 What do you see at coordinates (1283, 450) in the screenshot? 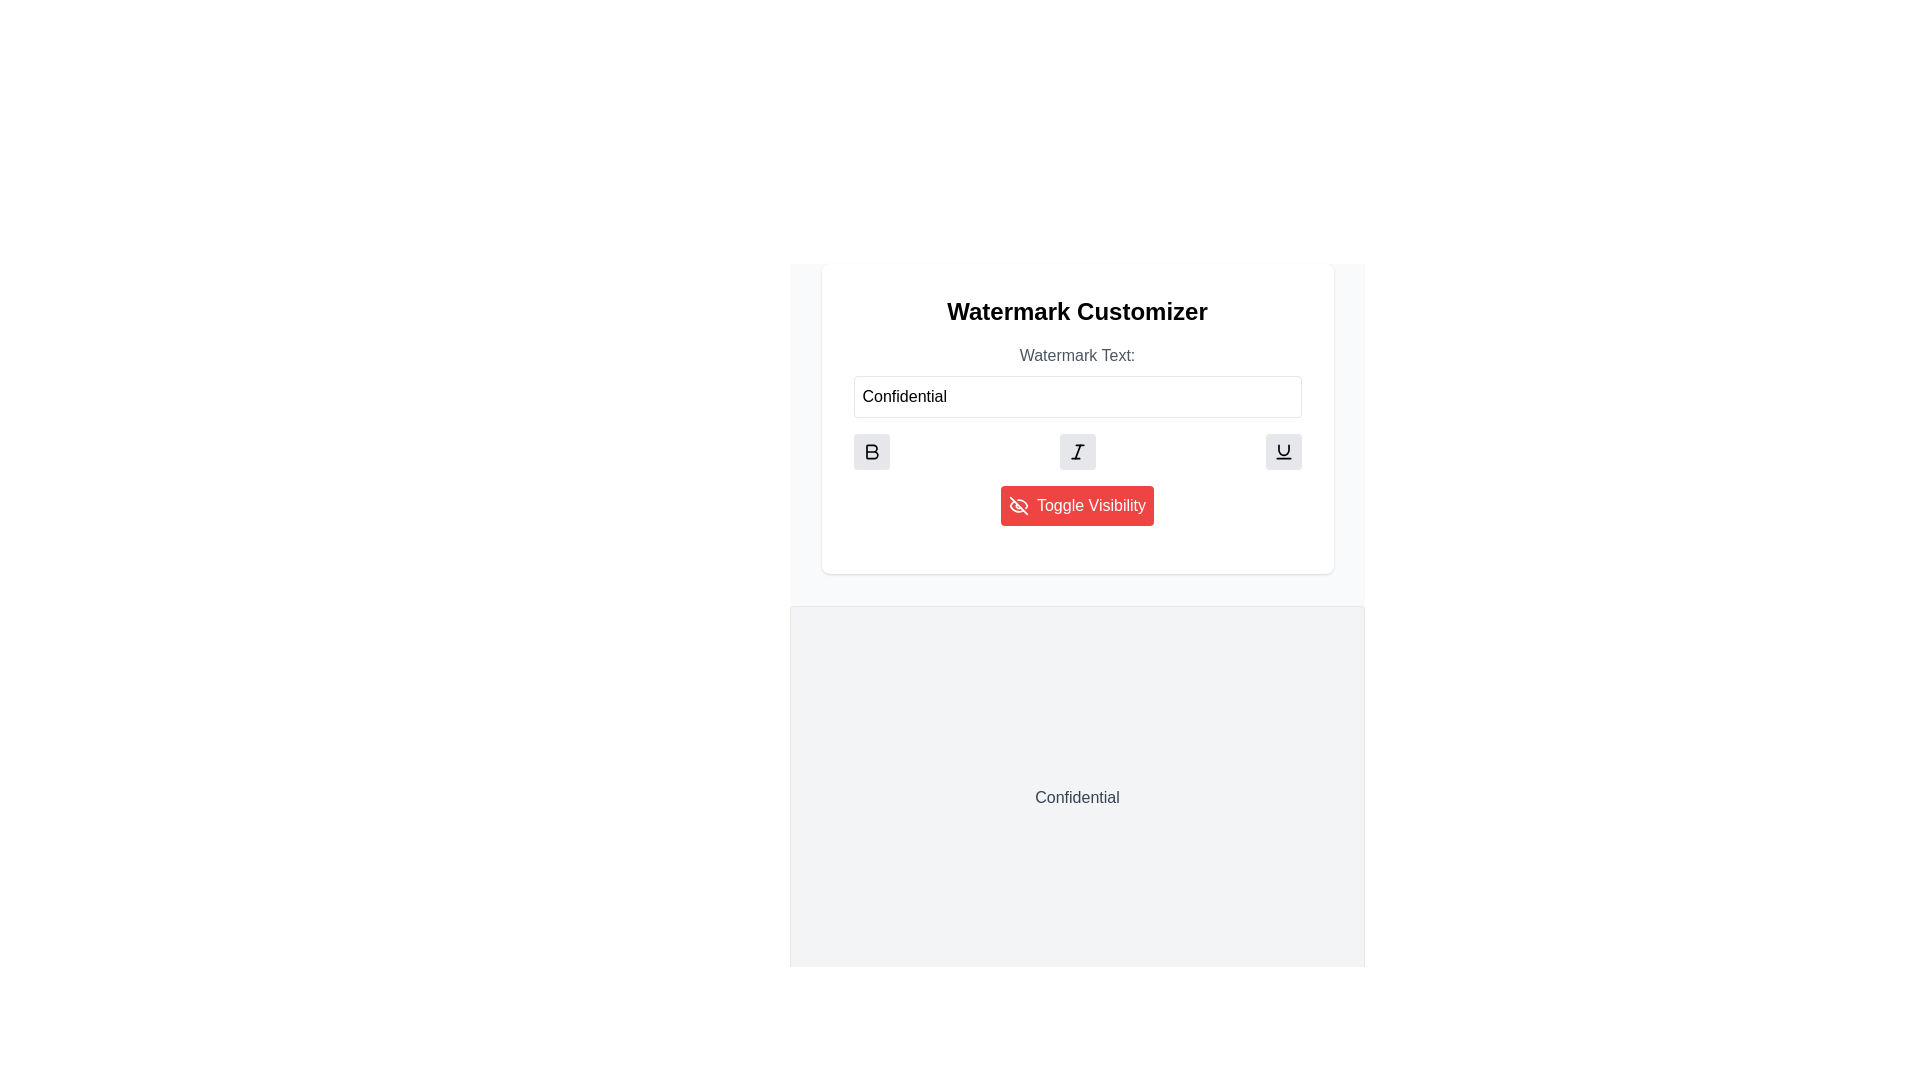
I see `the underline icon in the formatting toolbar to apply underline formatting to the selected text` at bounding box center [1283, 450].